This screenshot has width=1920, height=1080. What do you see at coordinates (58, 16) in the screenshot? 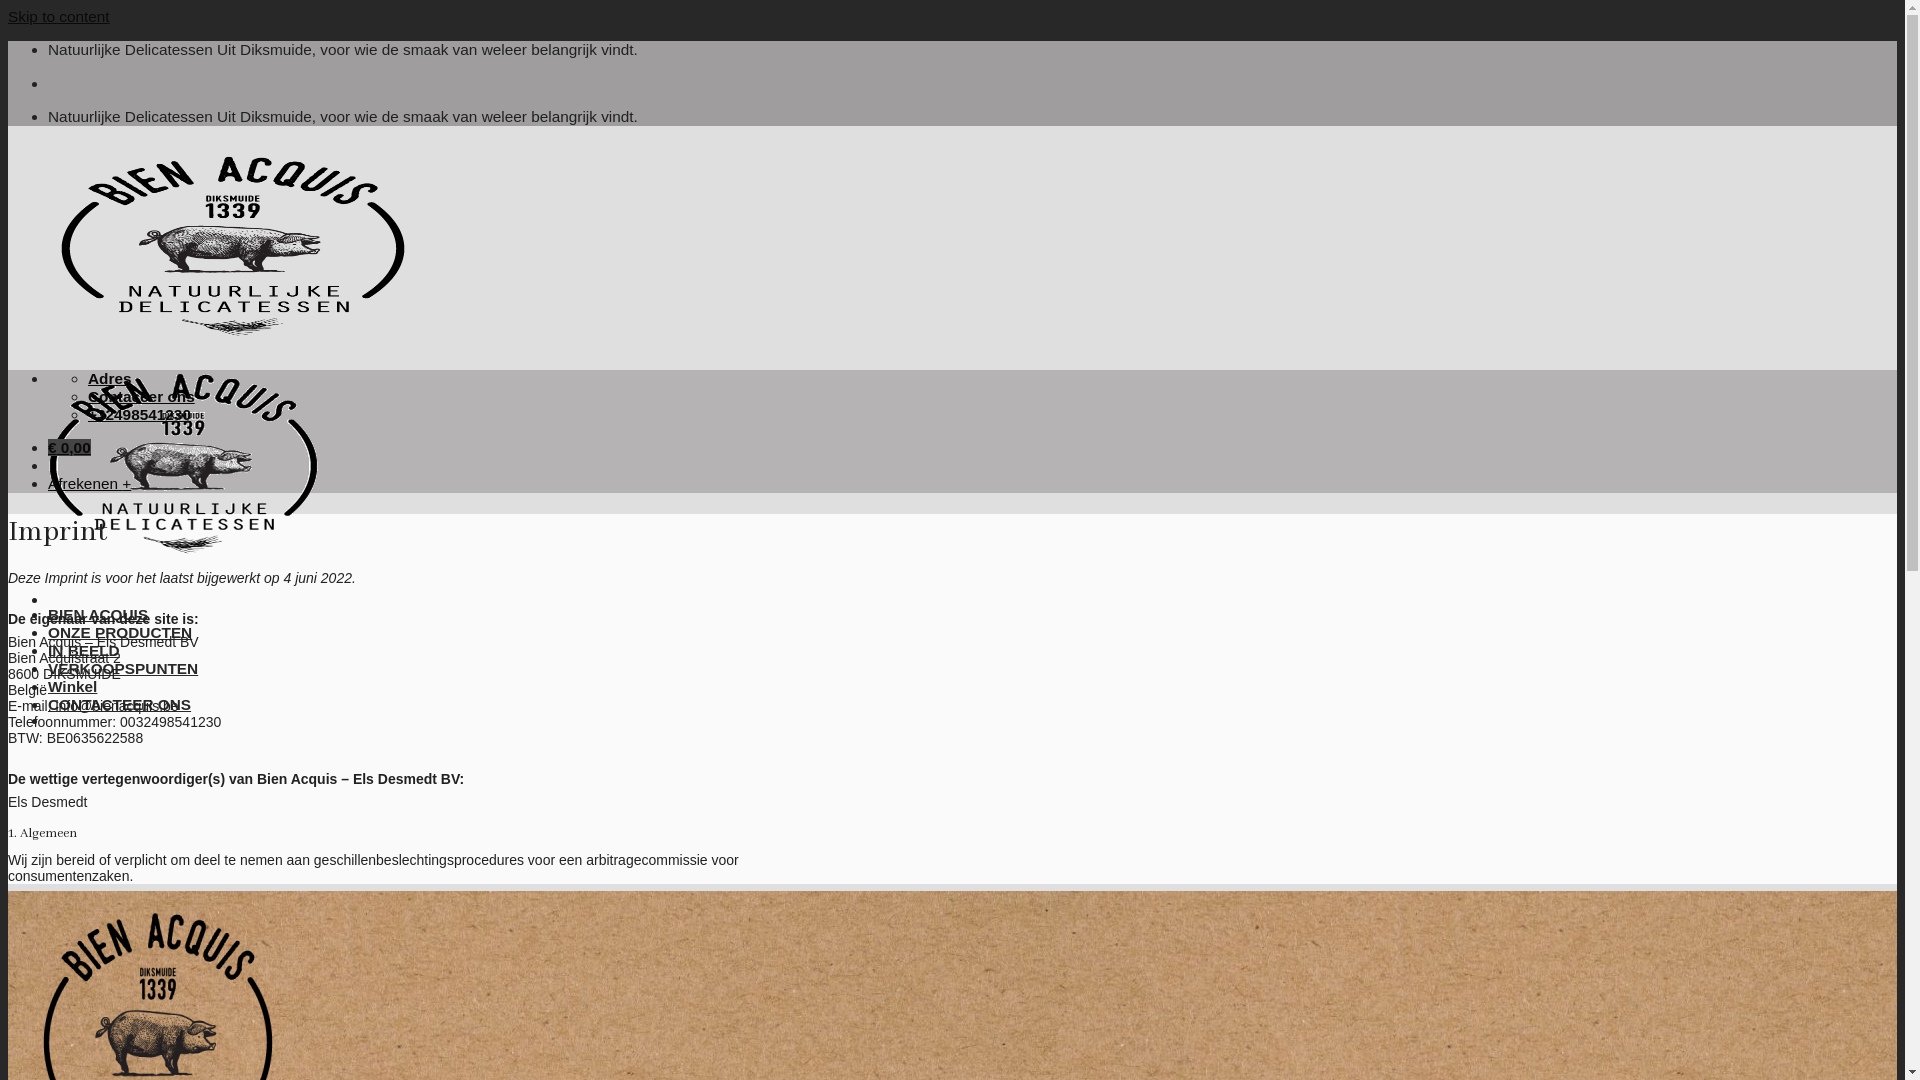
I see `'Skip to content'` at bounding box center [58, 16].